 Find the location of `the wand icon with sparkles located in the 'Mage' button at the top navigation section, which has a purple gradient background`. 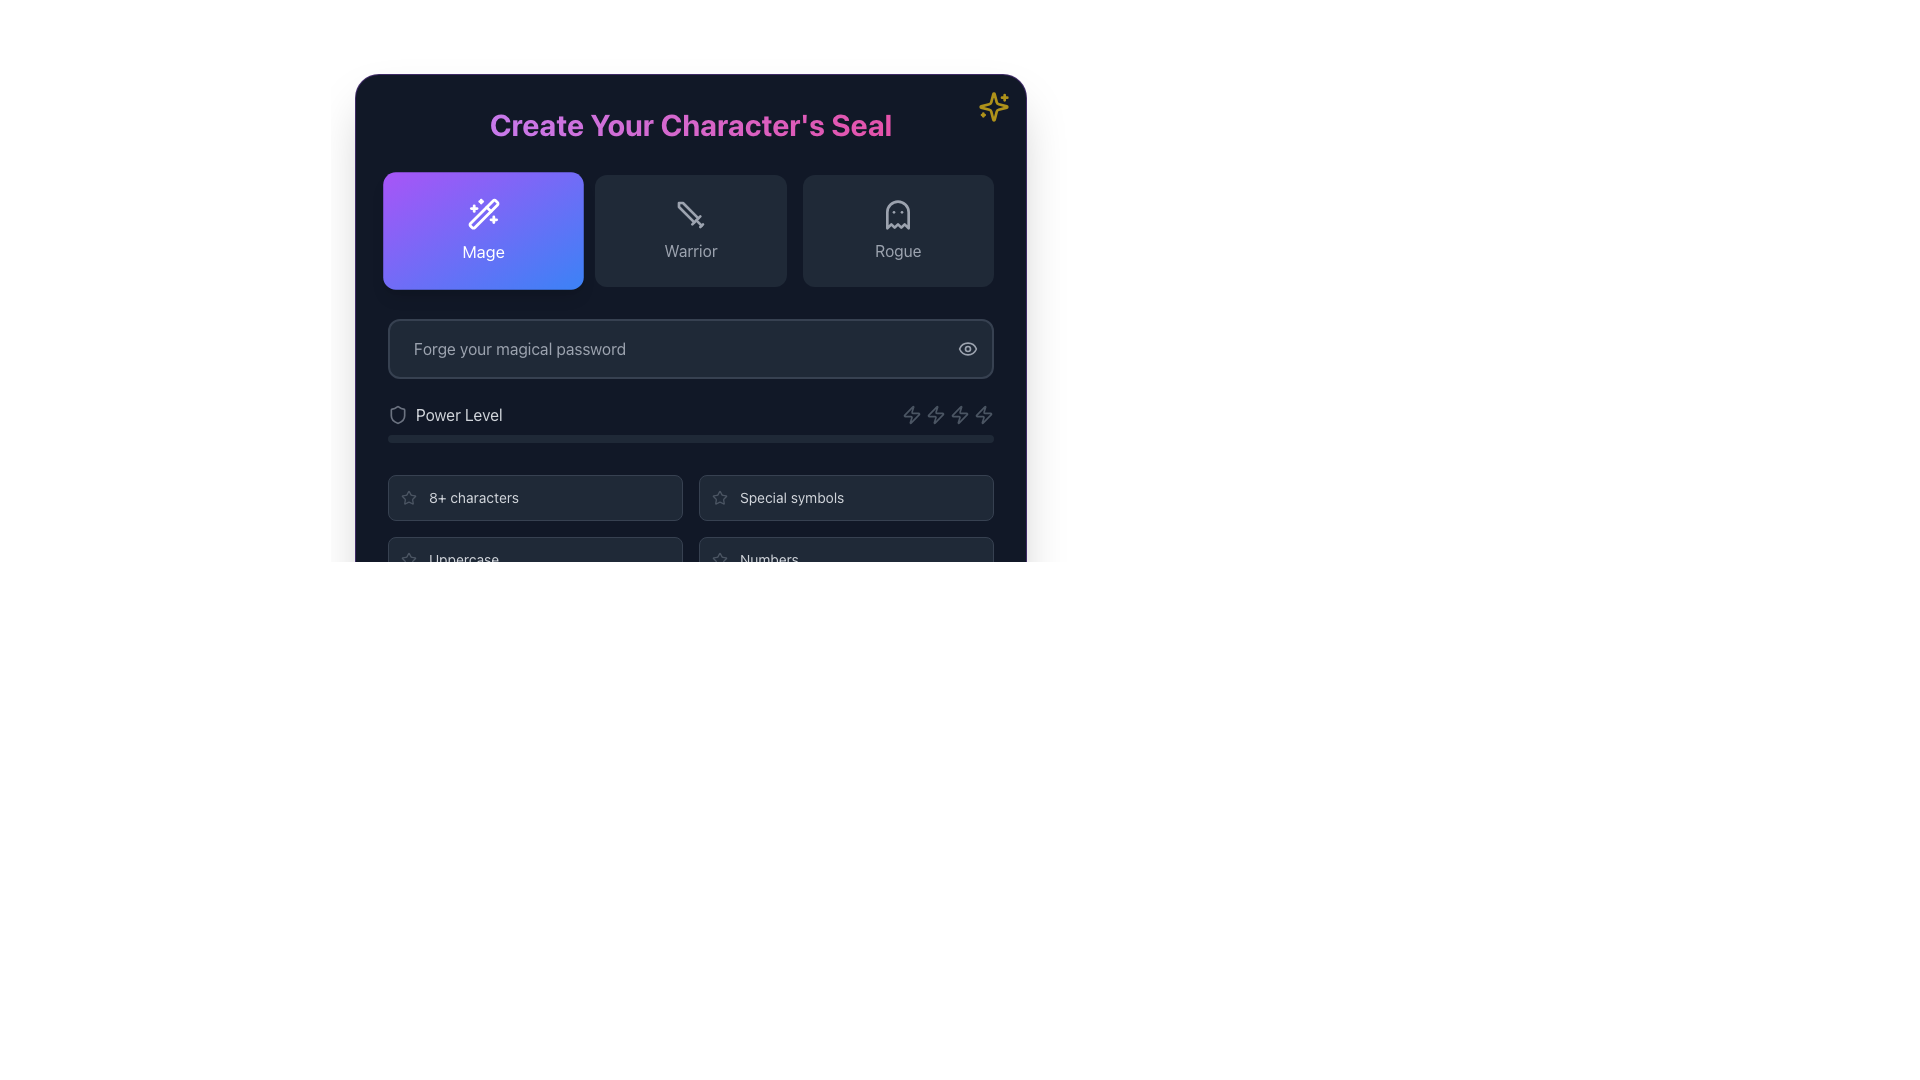

the wand icon with sparkles located in the 'Mage' button at the top navigation section, which has a purple gradient background is located at coordinates (483, 214).